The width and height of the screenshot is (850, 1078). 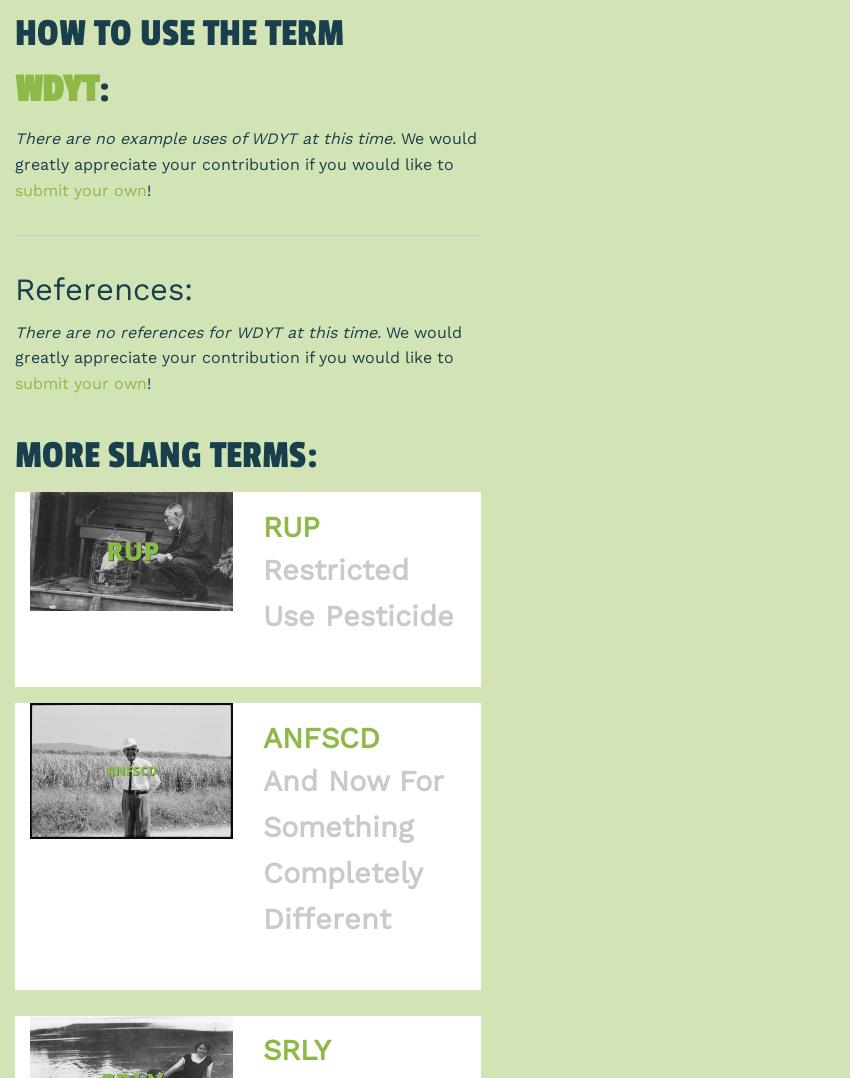 I want to click on 'RUP', so click(x=289, y=525).